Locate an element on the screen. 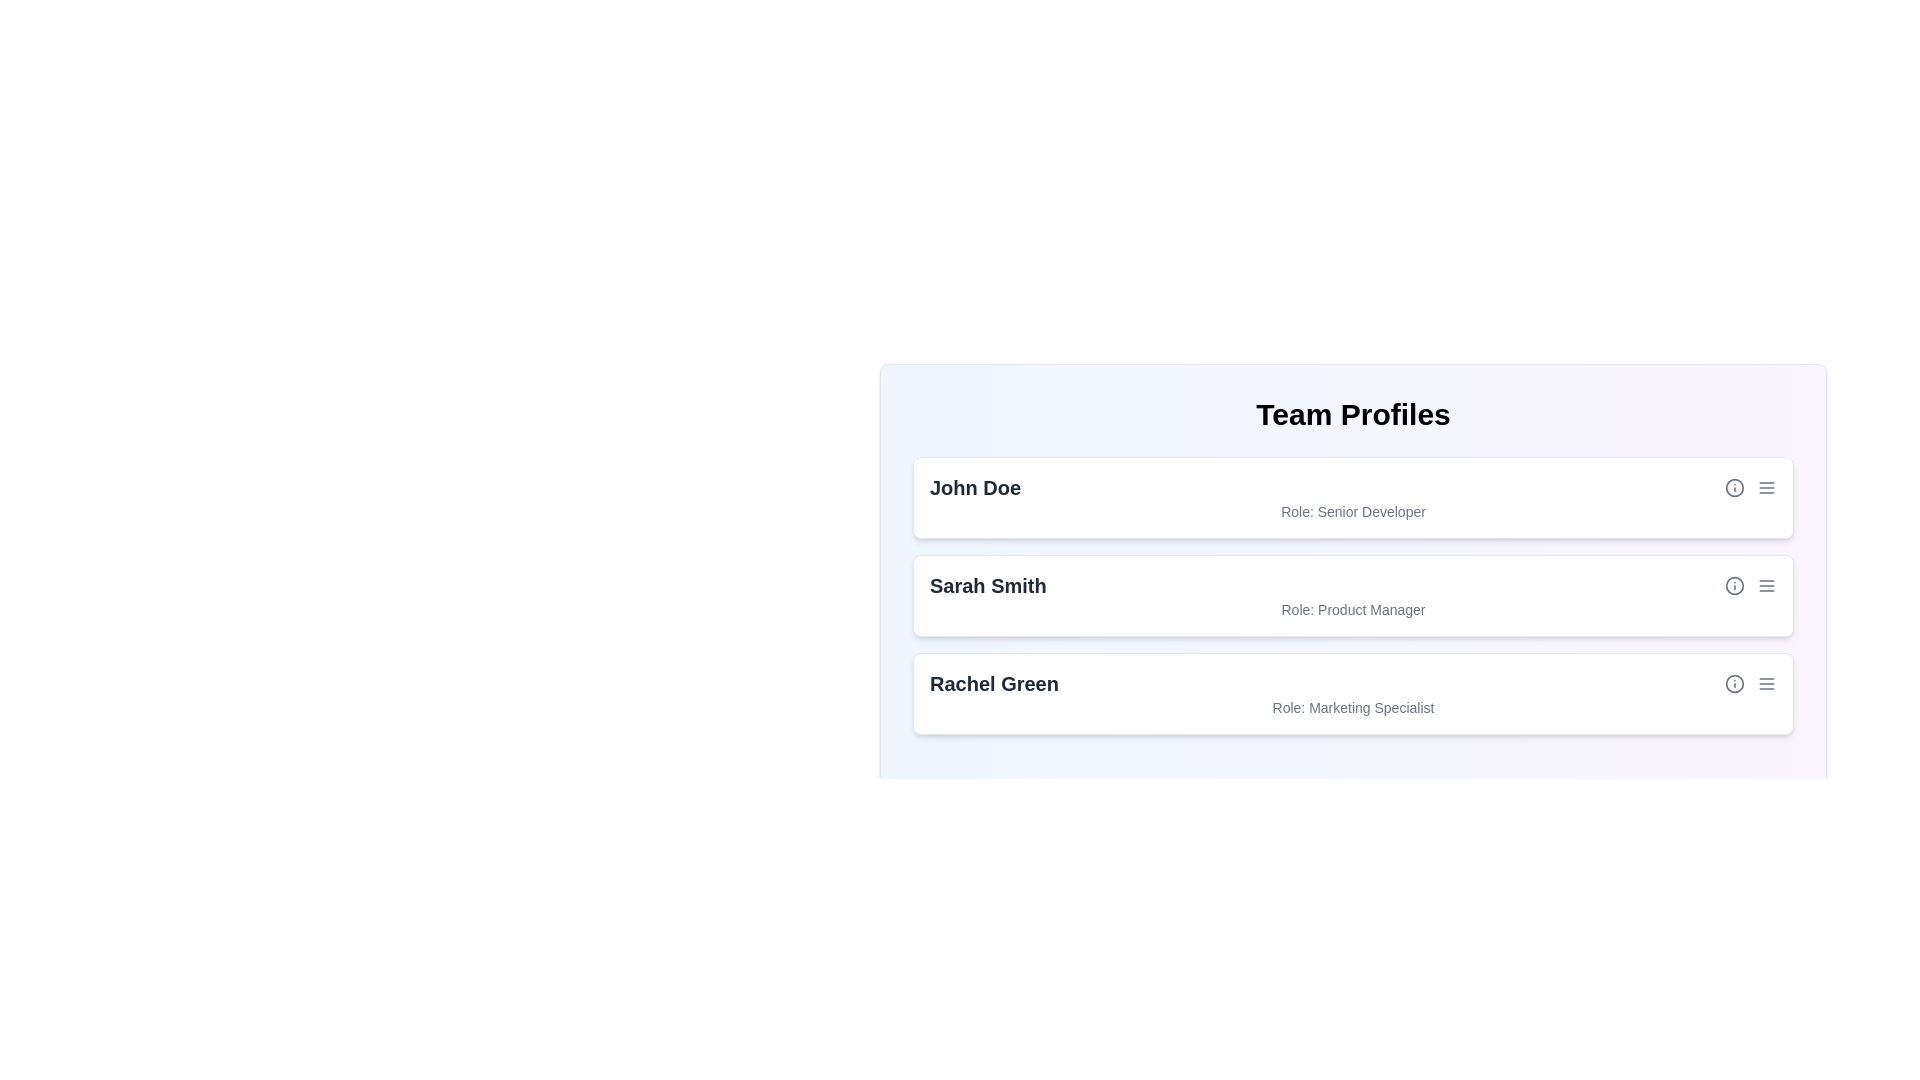 Image resolution: width=1920 pixels, height=1080 pixels. the text label element reading 'Role: Senior Developer' that is positioned beneath the name 'John Doe' in the first card of the 'Team Profiles' section is located at coordinates (1353, 511).